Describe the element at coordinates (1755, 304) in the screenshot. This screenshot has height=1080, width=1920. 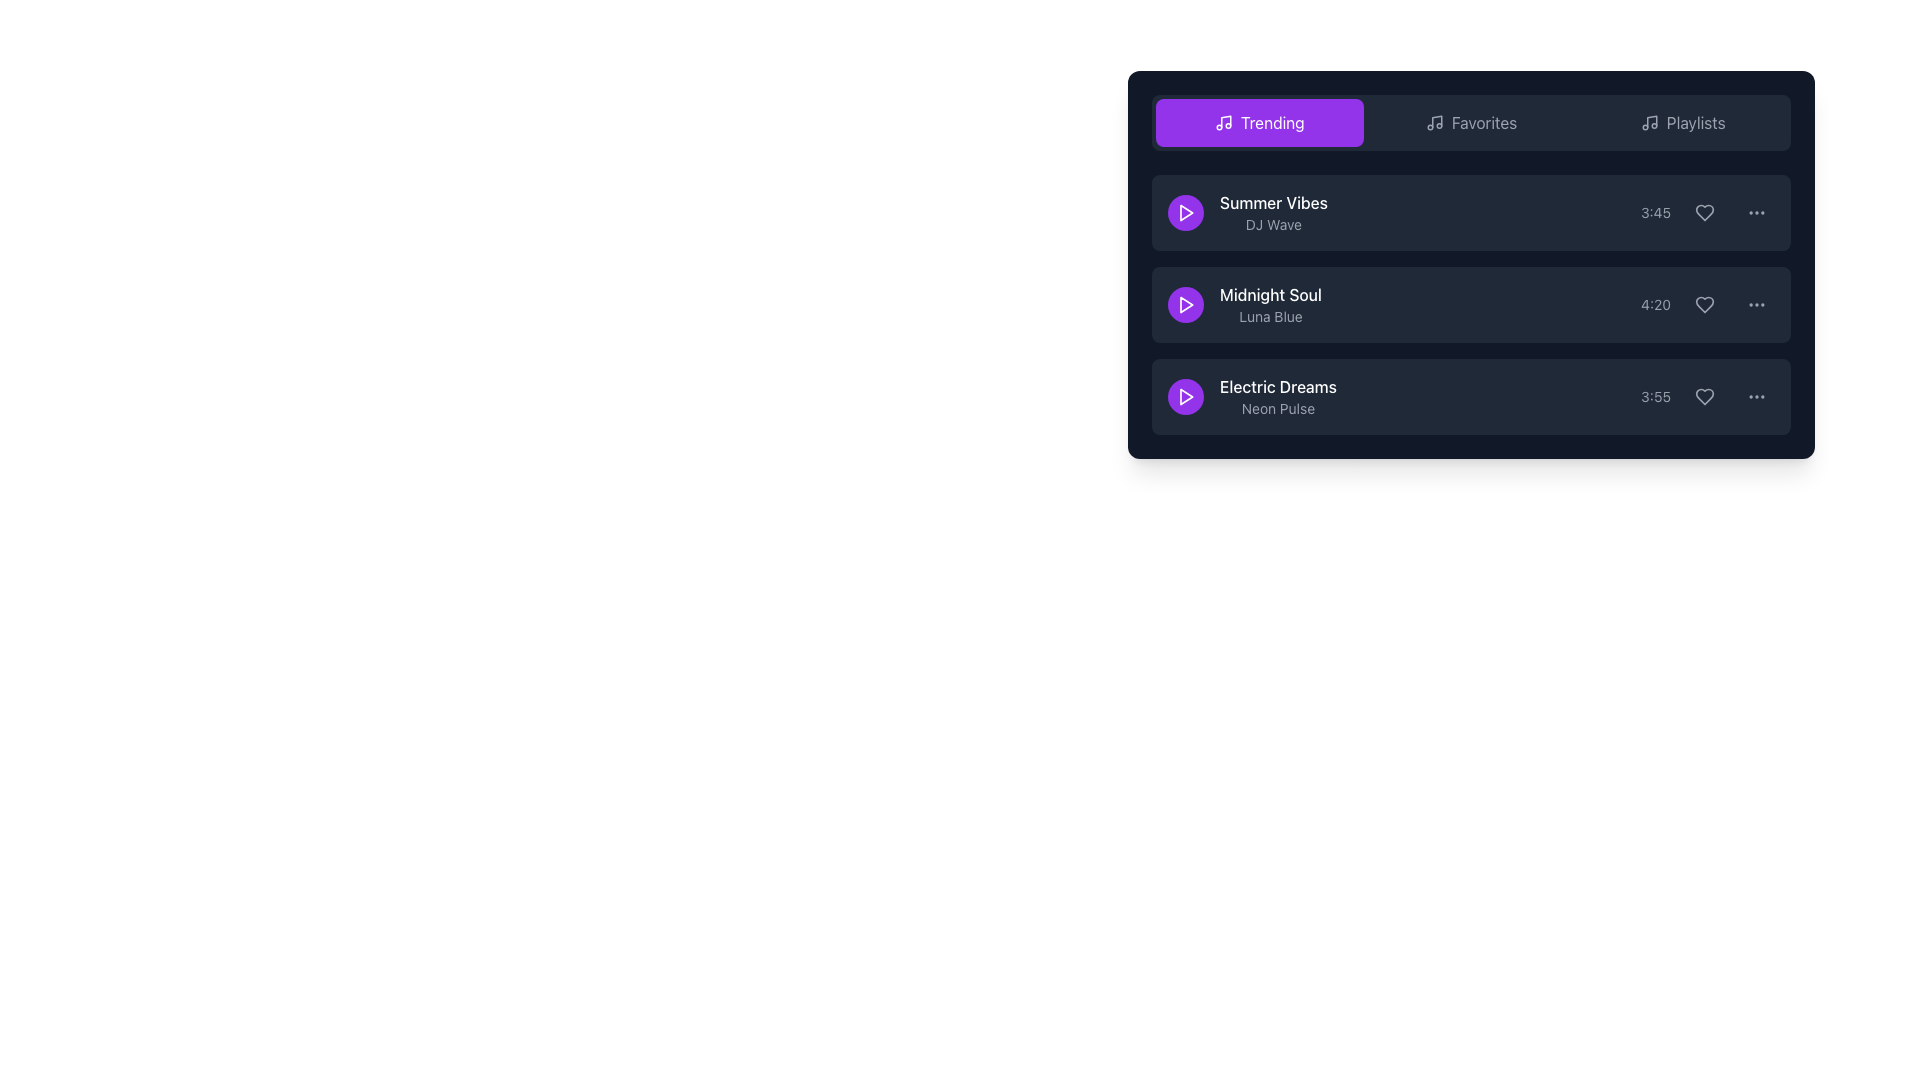
I see `the clickable ellipsis button located in the 'Midnight Soul' row, positioned on the far-right side of the row` at that location.